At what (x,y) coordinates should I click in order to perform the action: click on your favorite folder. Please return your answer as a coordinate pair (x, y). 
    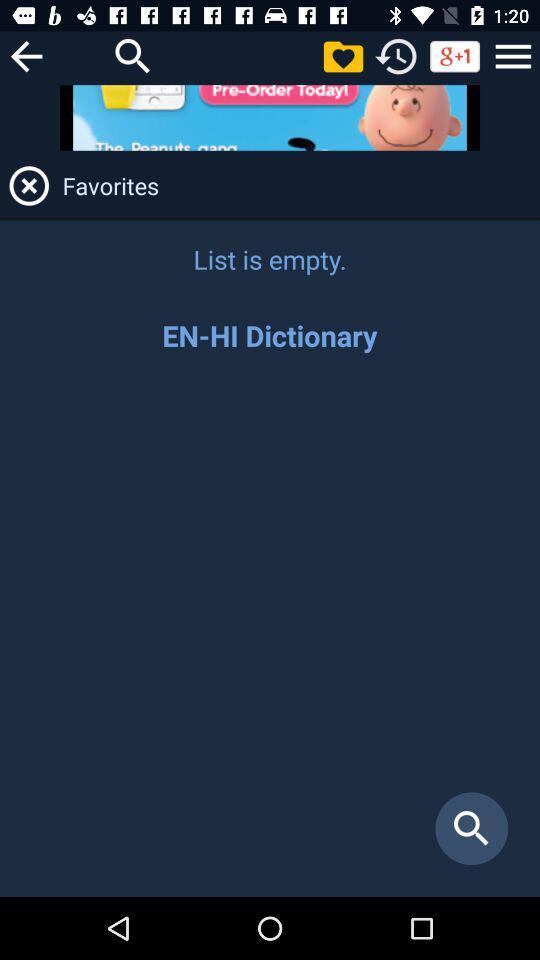
    Looking at the image, I should click on (342, 55).